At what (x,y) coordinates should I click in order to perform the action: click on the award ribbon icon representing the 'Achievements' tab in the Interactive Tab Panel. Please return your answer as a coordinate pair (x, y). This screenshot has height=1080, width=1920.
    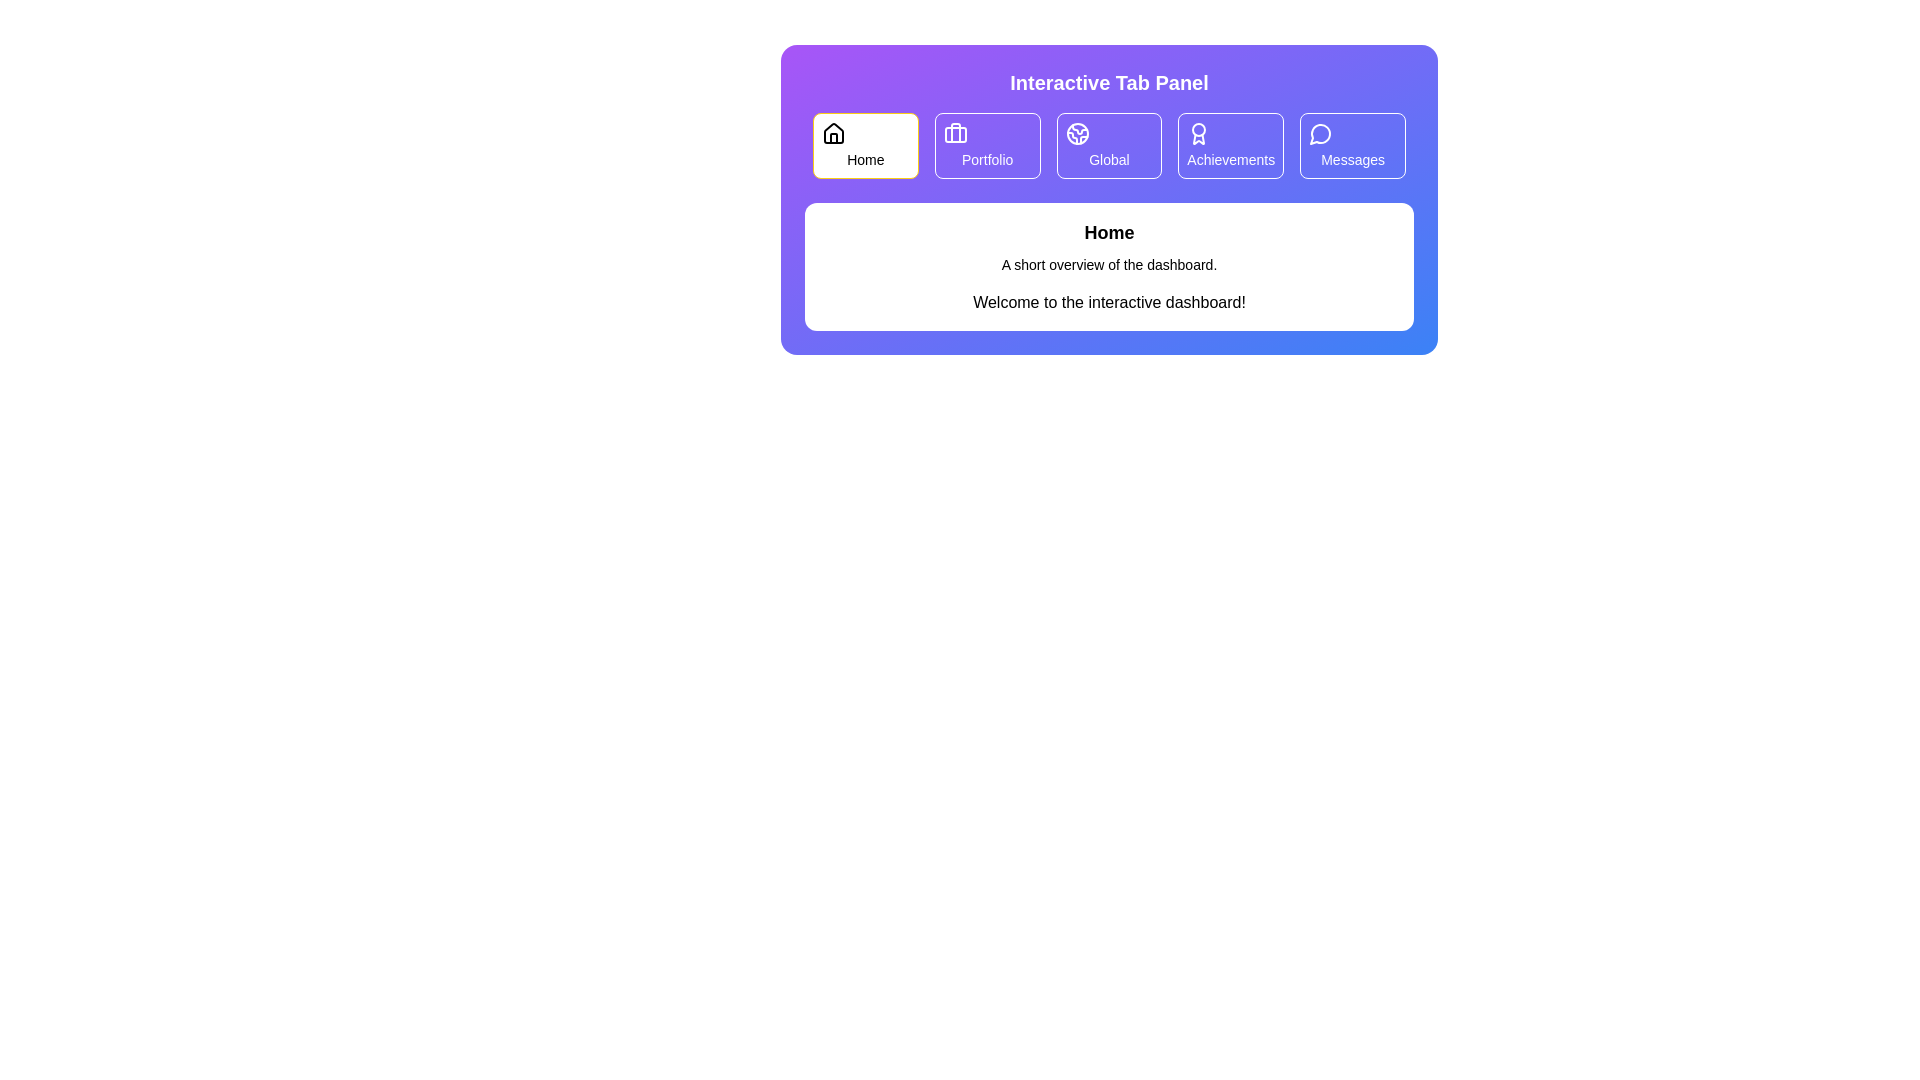
    Looking at the image, I should click on (1199, 134).